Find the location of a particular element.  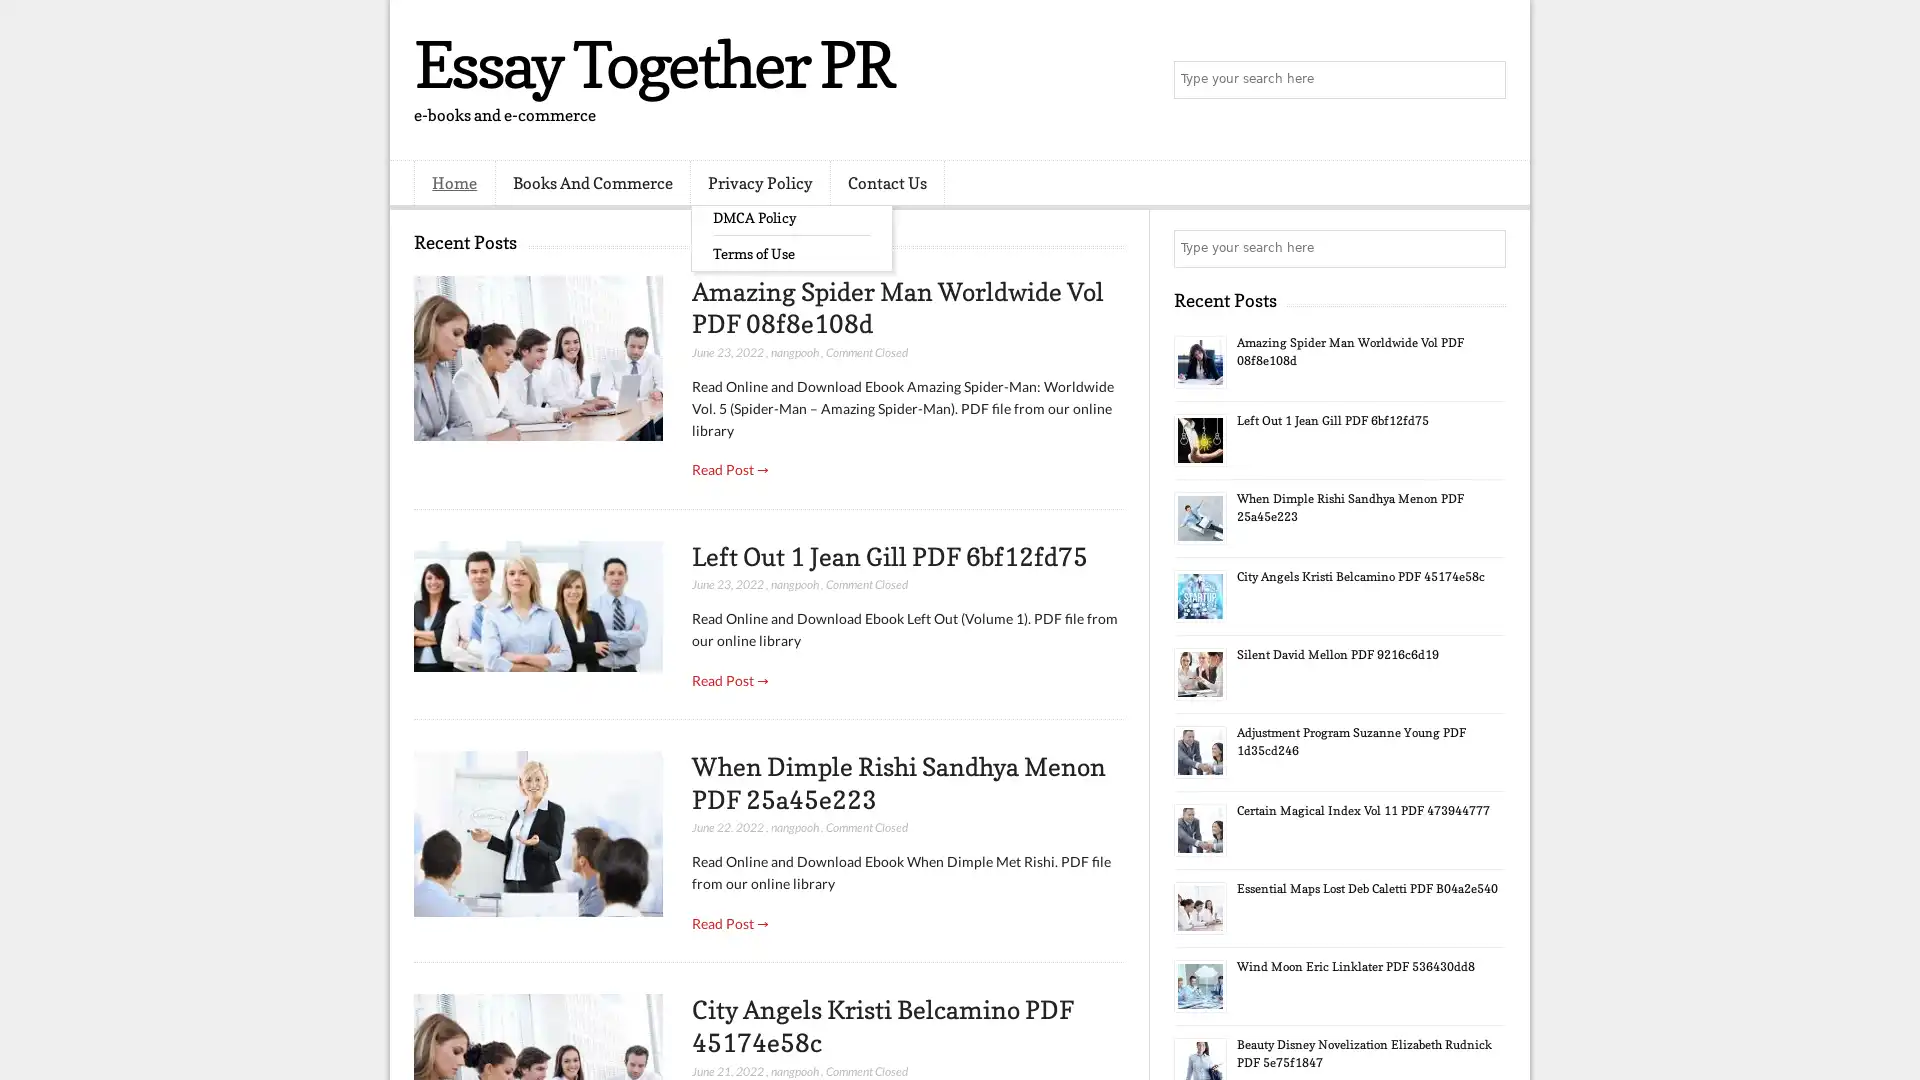

Search is located at coordinates (1485, 248).